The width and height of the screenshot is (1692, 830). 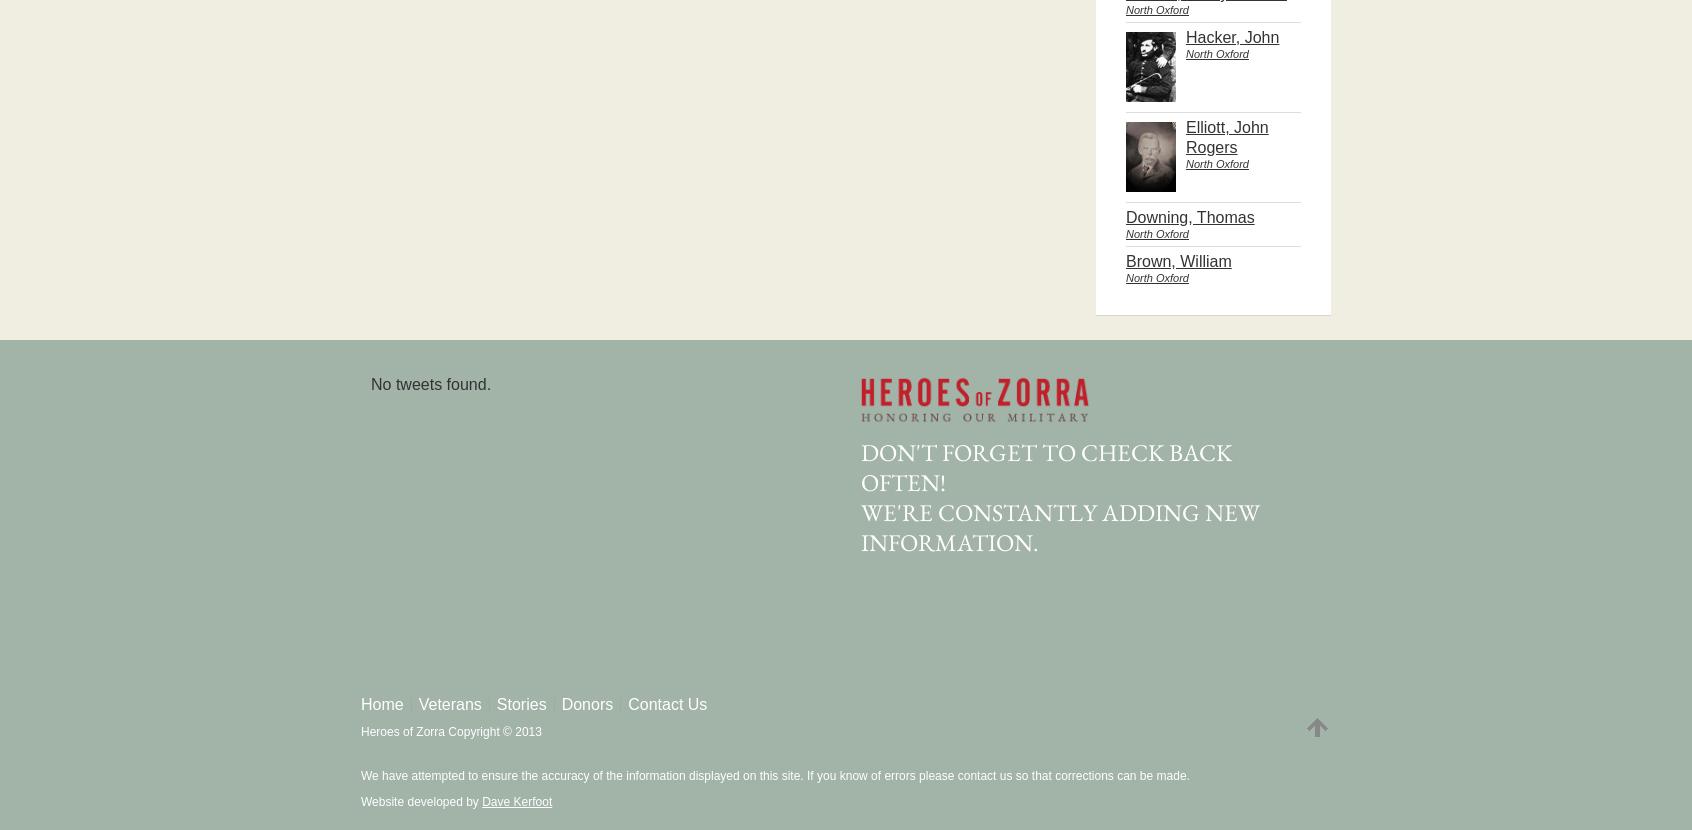 I want to click on 'Contact Us', so click(x=667, y=704).